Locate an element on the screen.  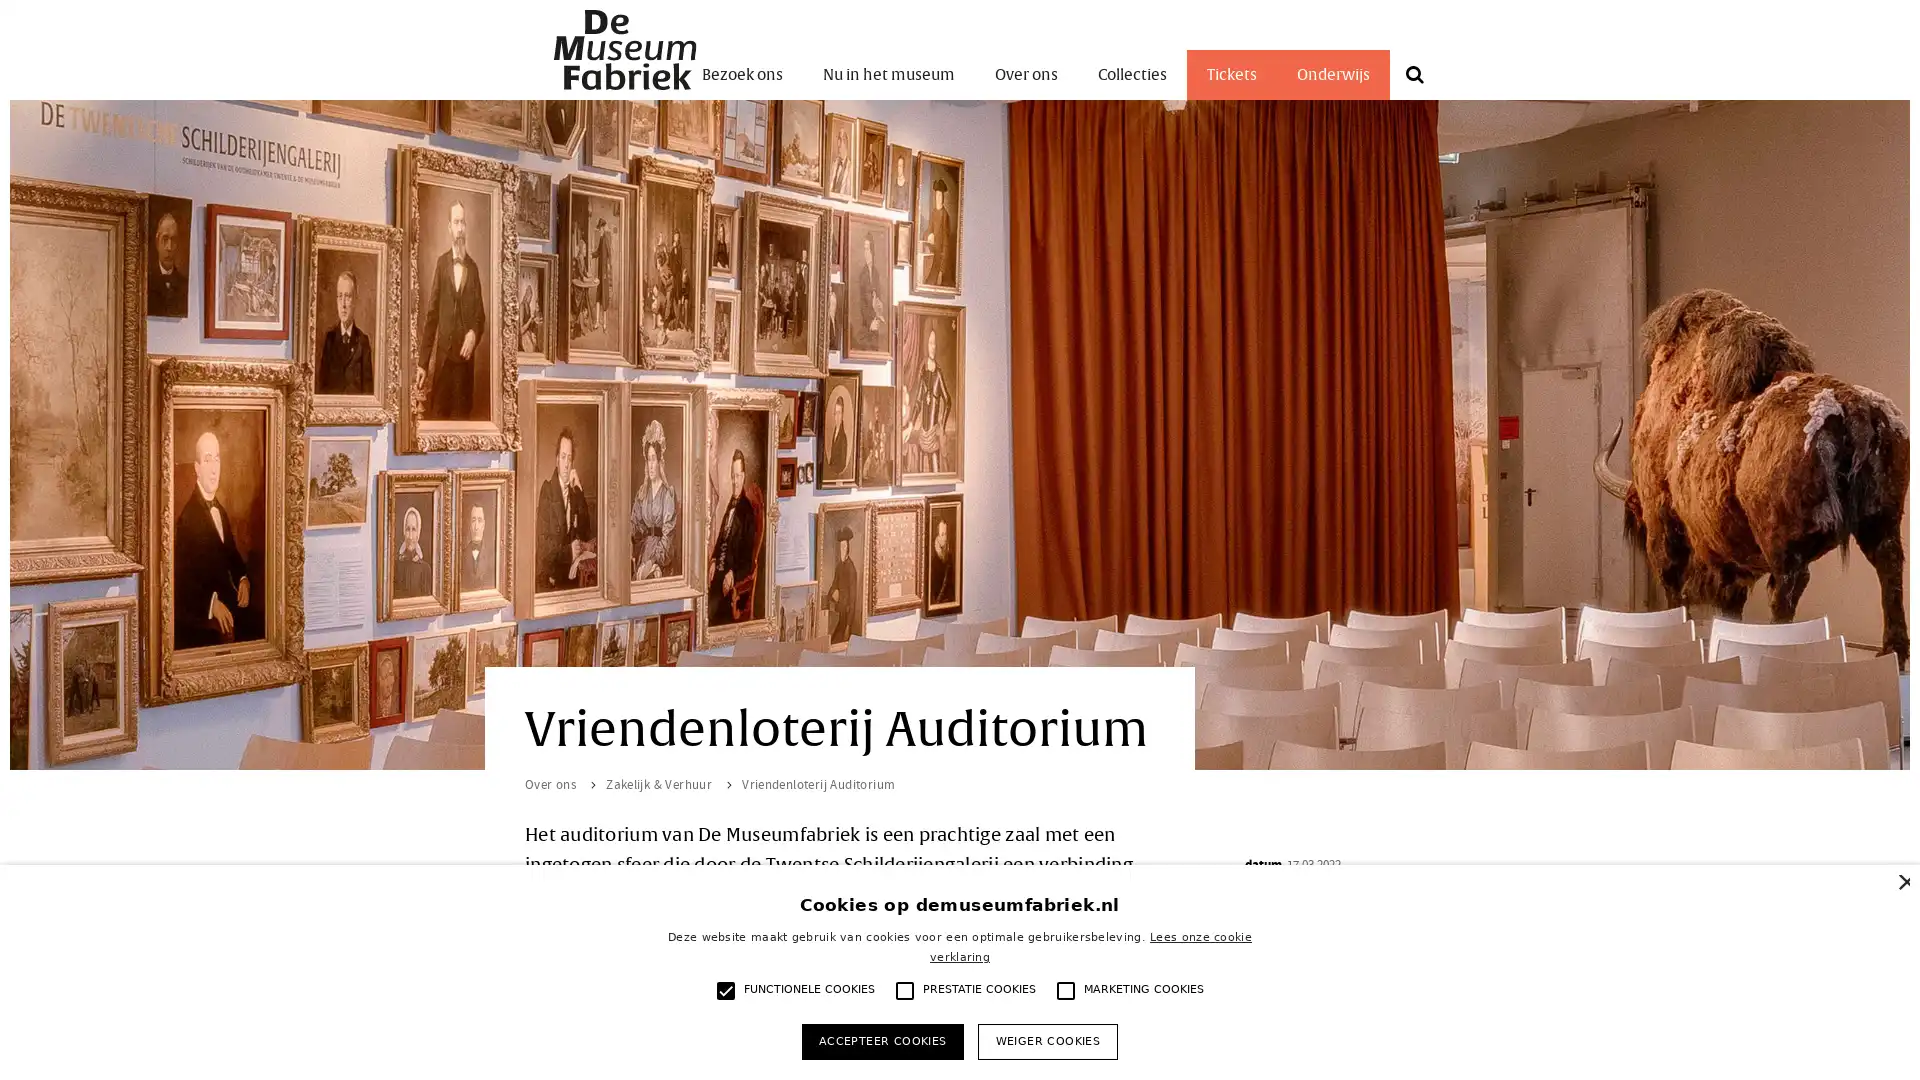
WEIGER COOKIES is located at coordinates (1046, 1040).